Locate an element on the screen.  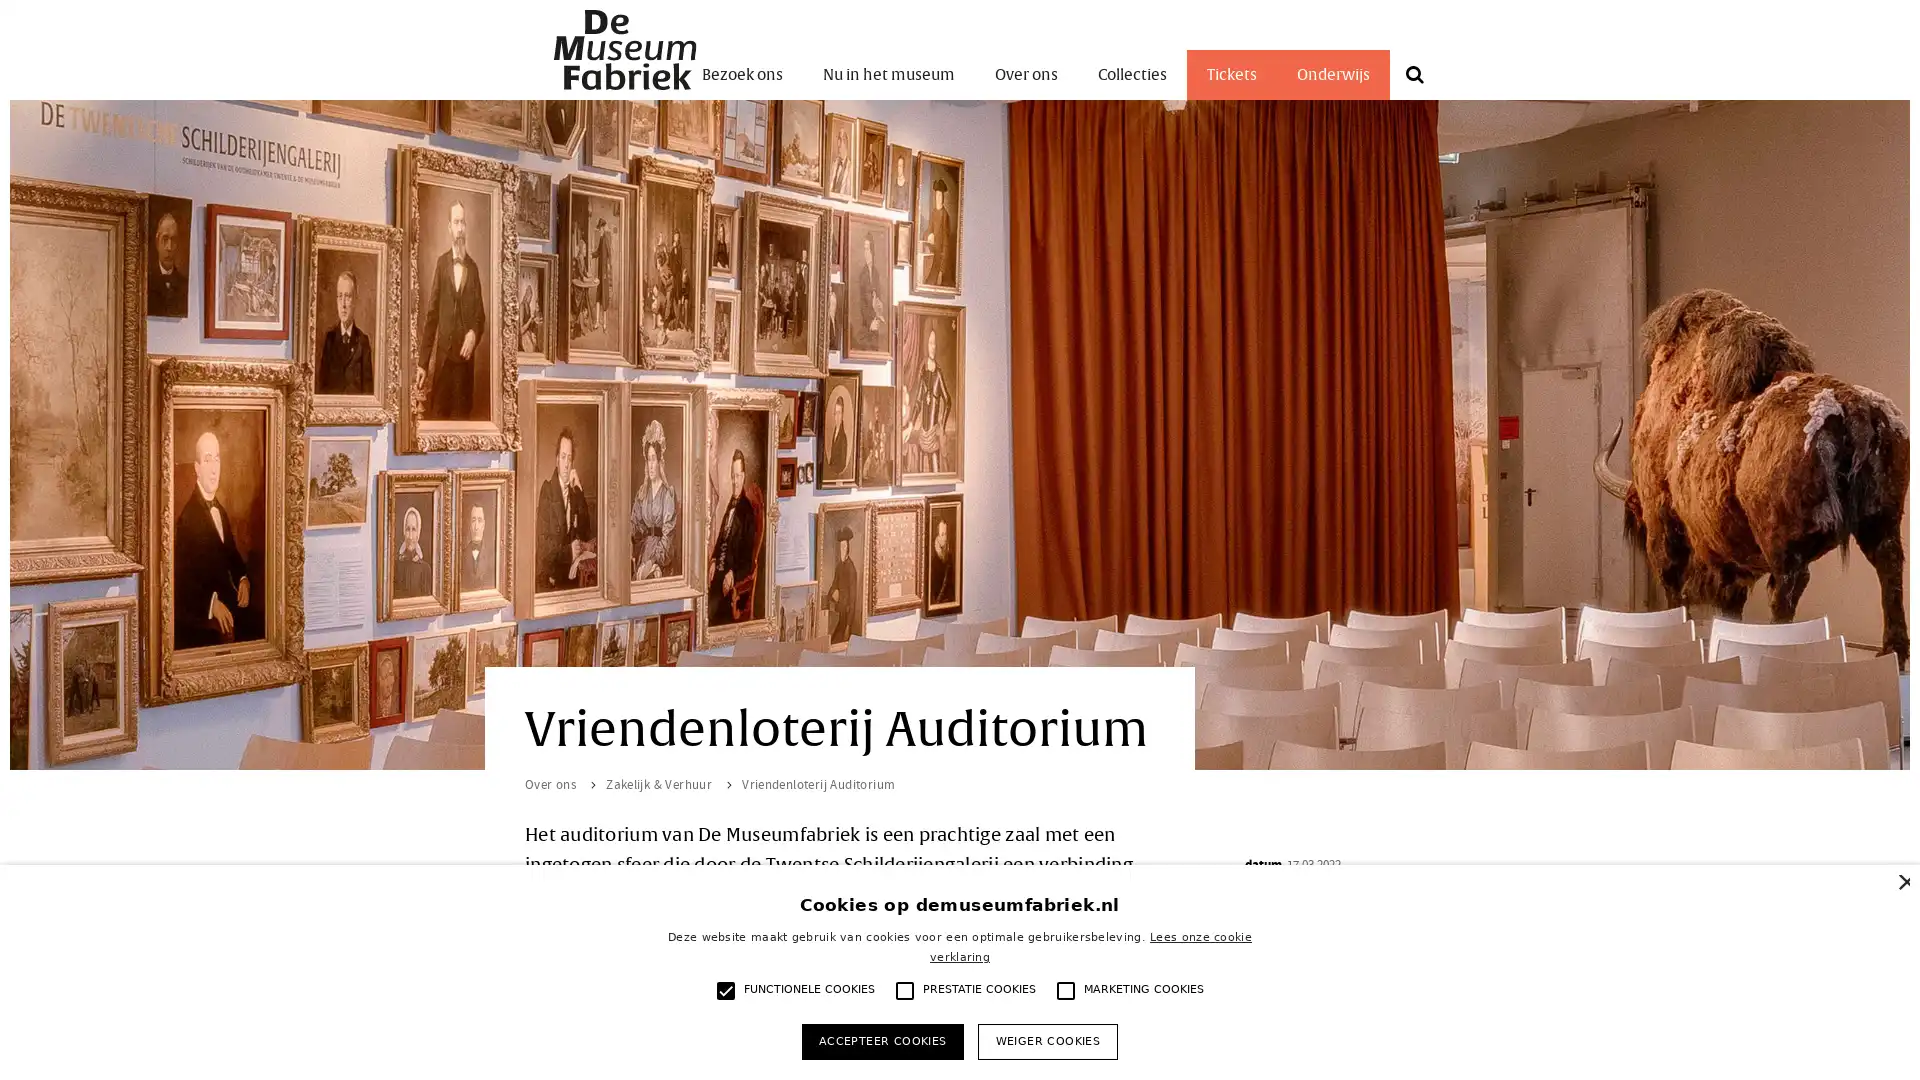
WEIGER COOKIES is located at coordinates (1046, 1040).